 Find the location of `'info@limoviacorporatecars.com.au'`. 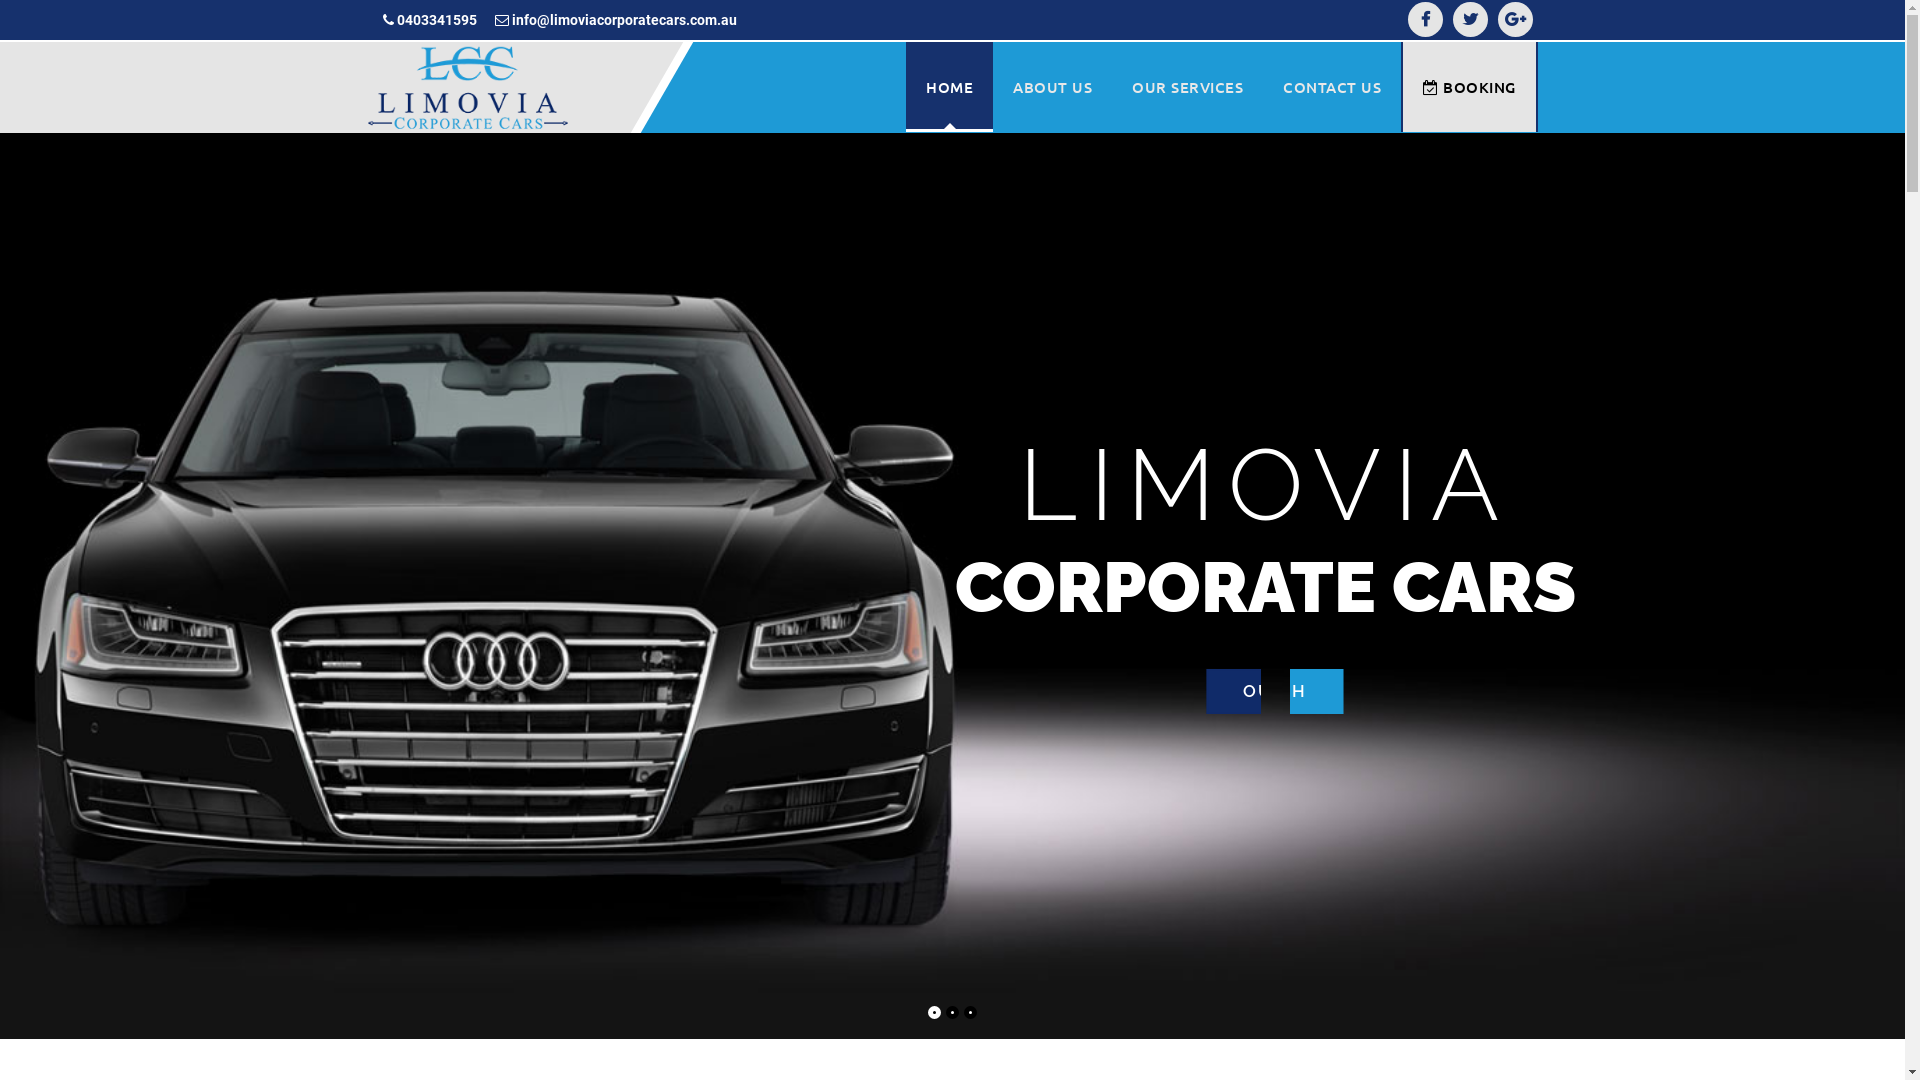

'info@limoviacorporatecars.com.au' is located at coordinates (613, 19).